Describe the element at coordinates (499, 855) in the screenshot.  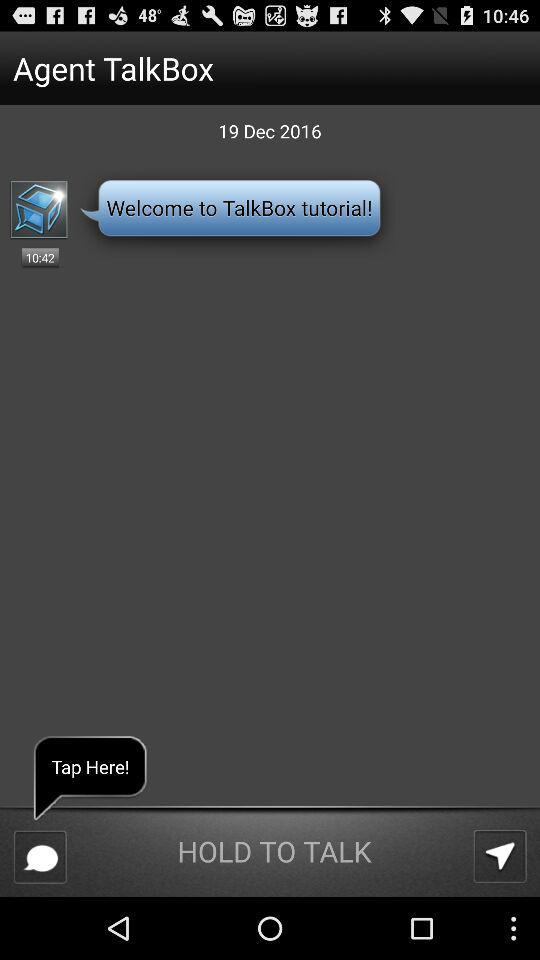
I see `app to the right of hold to talk item` at that location.